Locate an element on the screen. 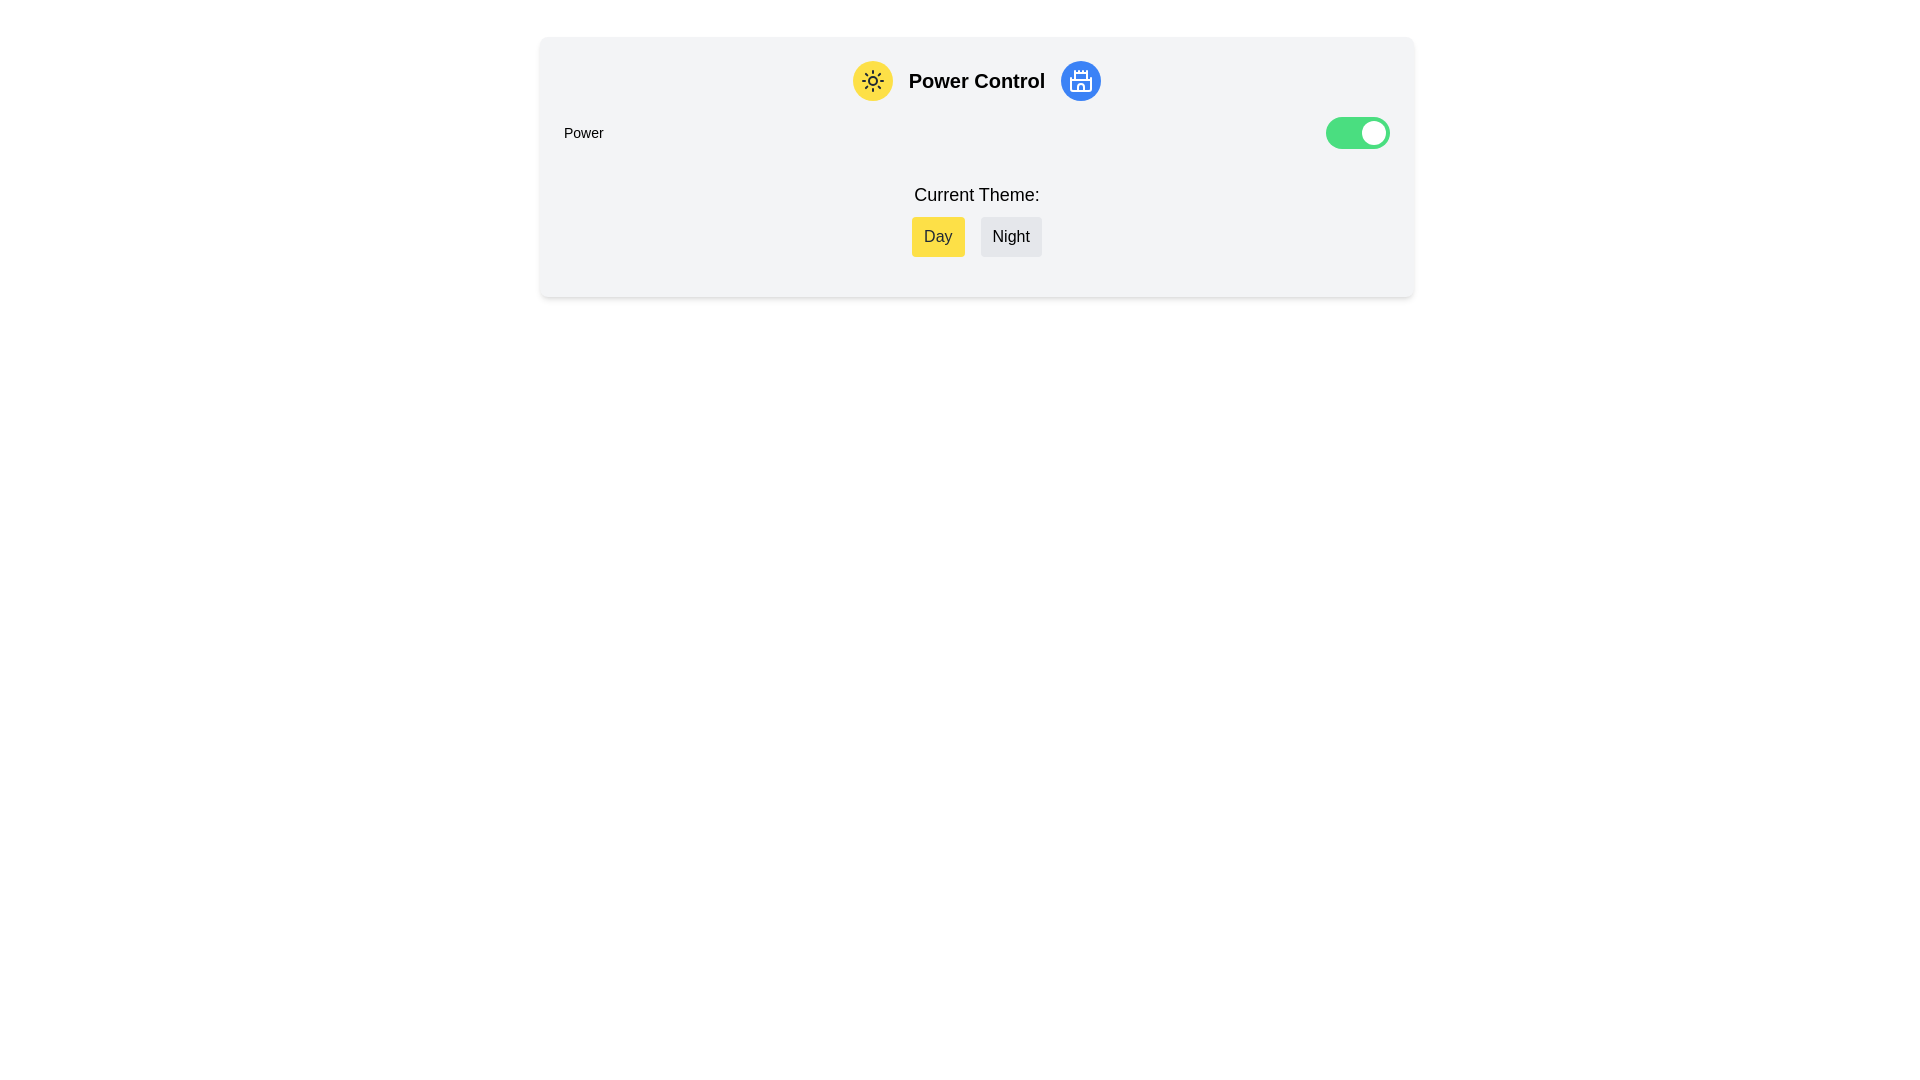 The width and height of the screenshot is (1920, 1080). the 'Night' theme button, which is the second button in the horizontal layout under the heading 'Current Theme:' is located at coordinates (1011, 235).